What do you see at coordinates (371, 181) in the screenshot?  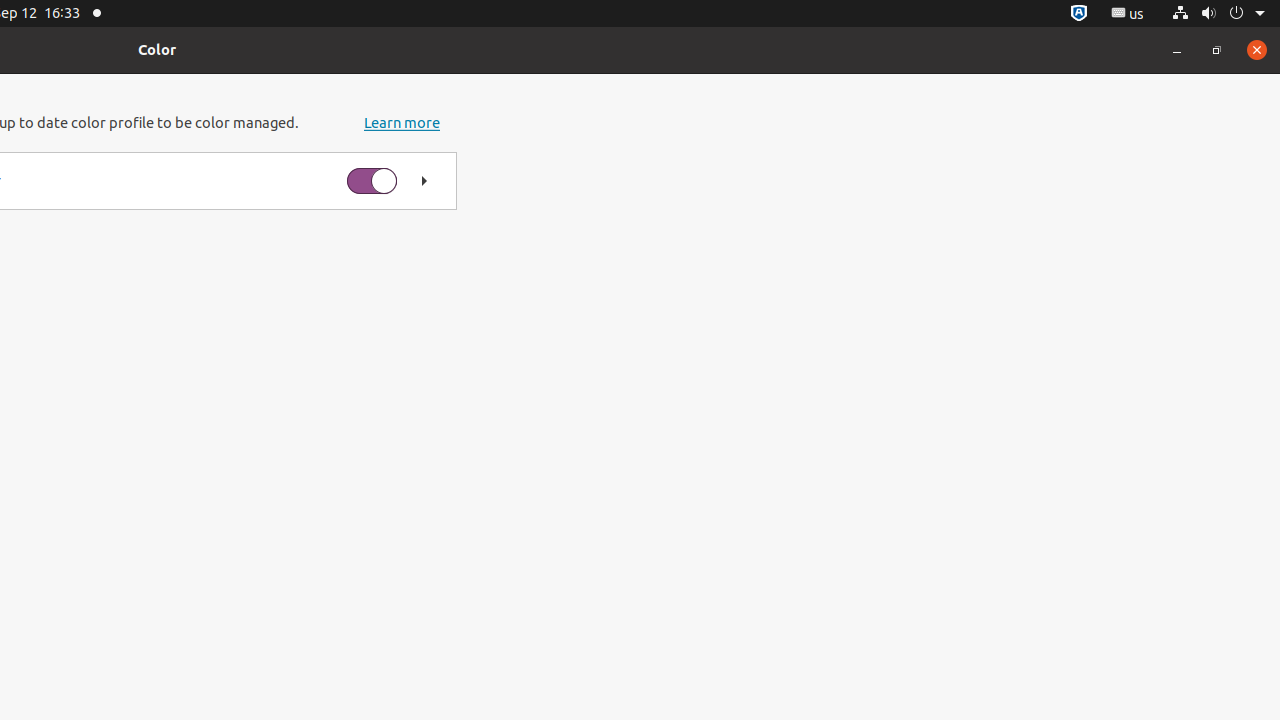 I see `'Enable color management for Q2790PQ Monitor'` at bounding box center [371, 181].